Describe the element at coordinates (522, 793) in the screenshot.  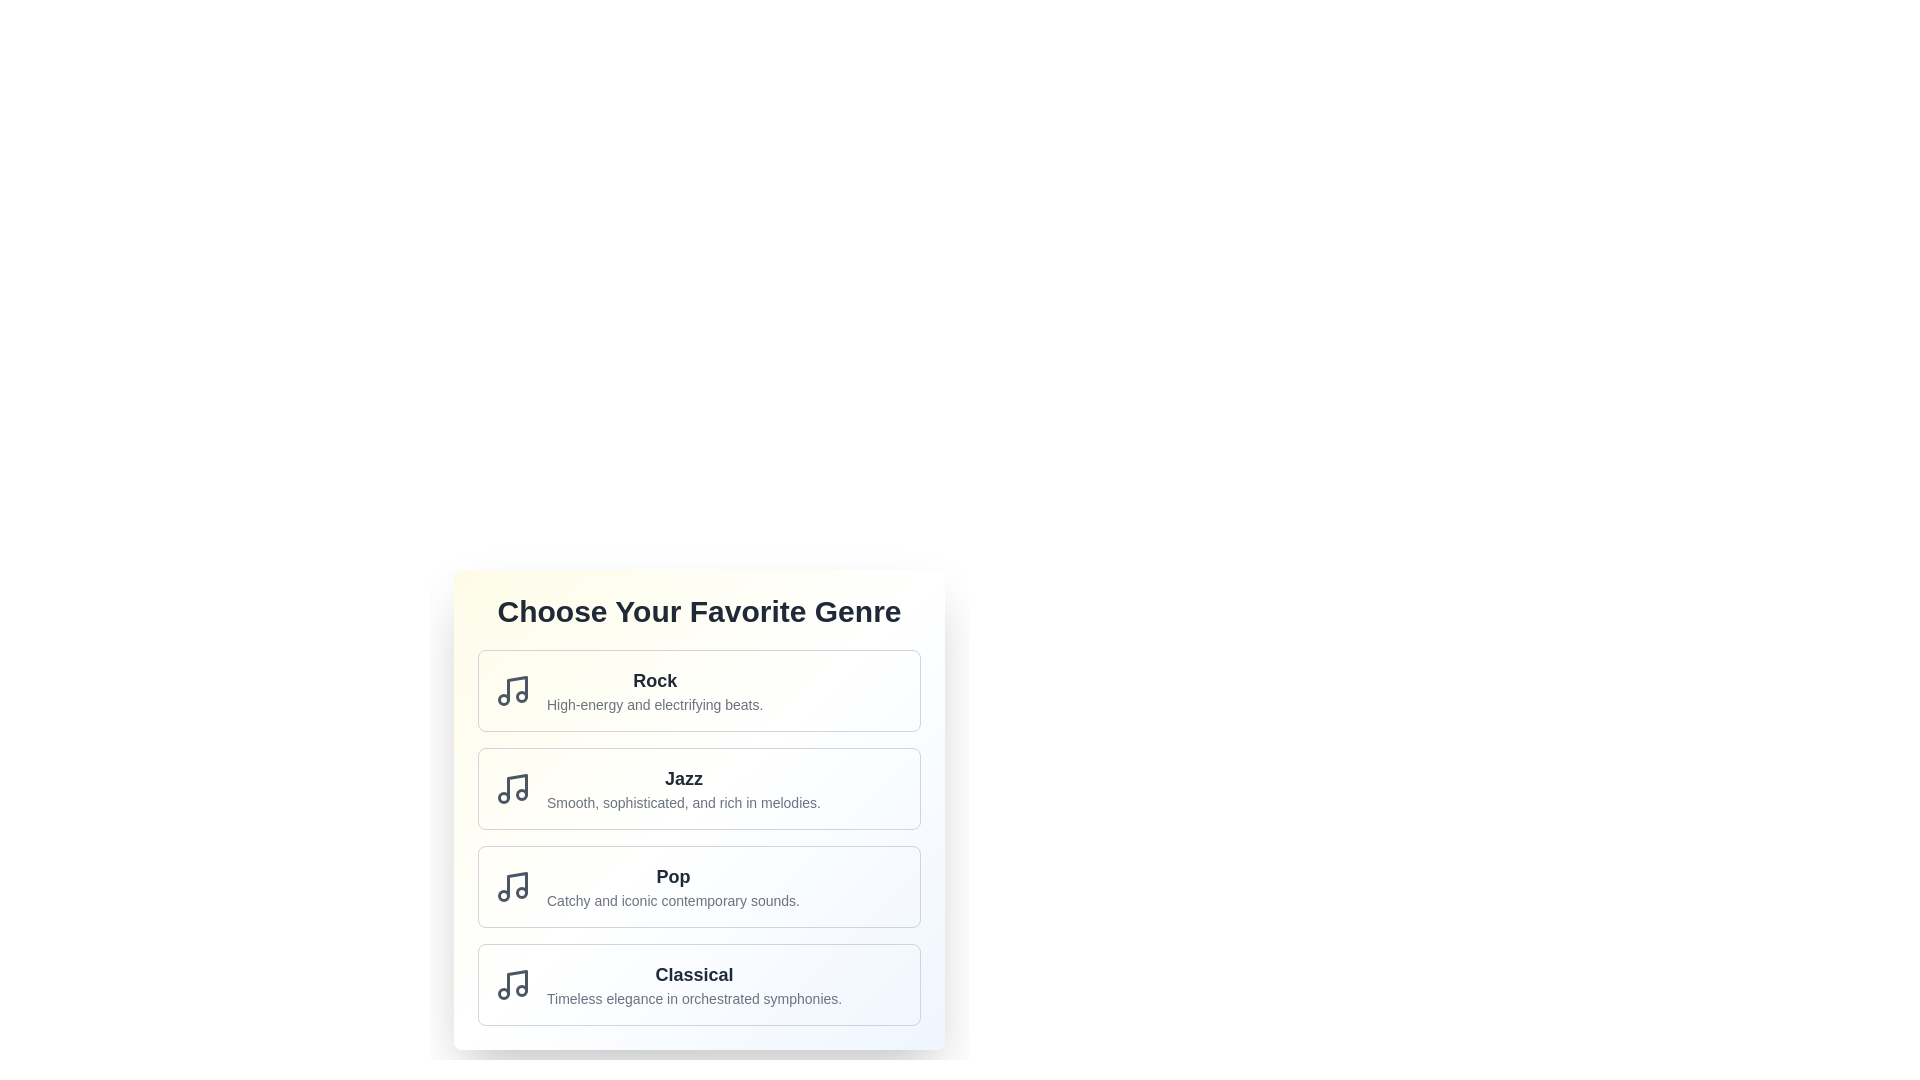
I see `the small hollow circle element representing the rightmost part of the music symbol icon, which is visually characterized by its lack of fill and stroke` at that location.